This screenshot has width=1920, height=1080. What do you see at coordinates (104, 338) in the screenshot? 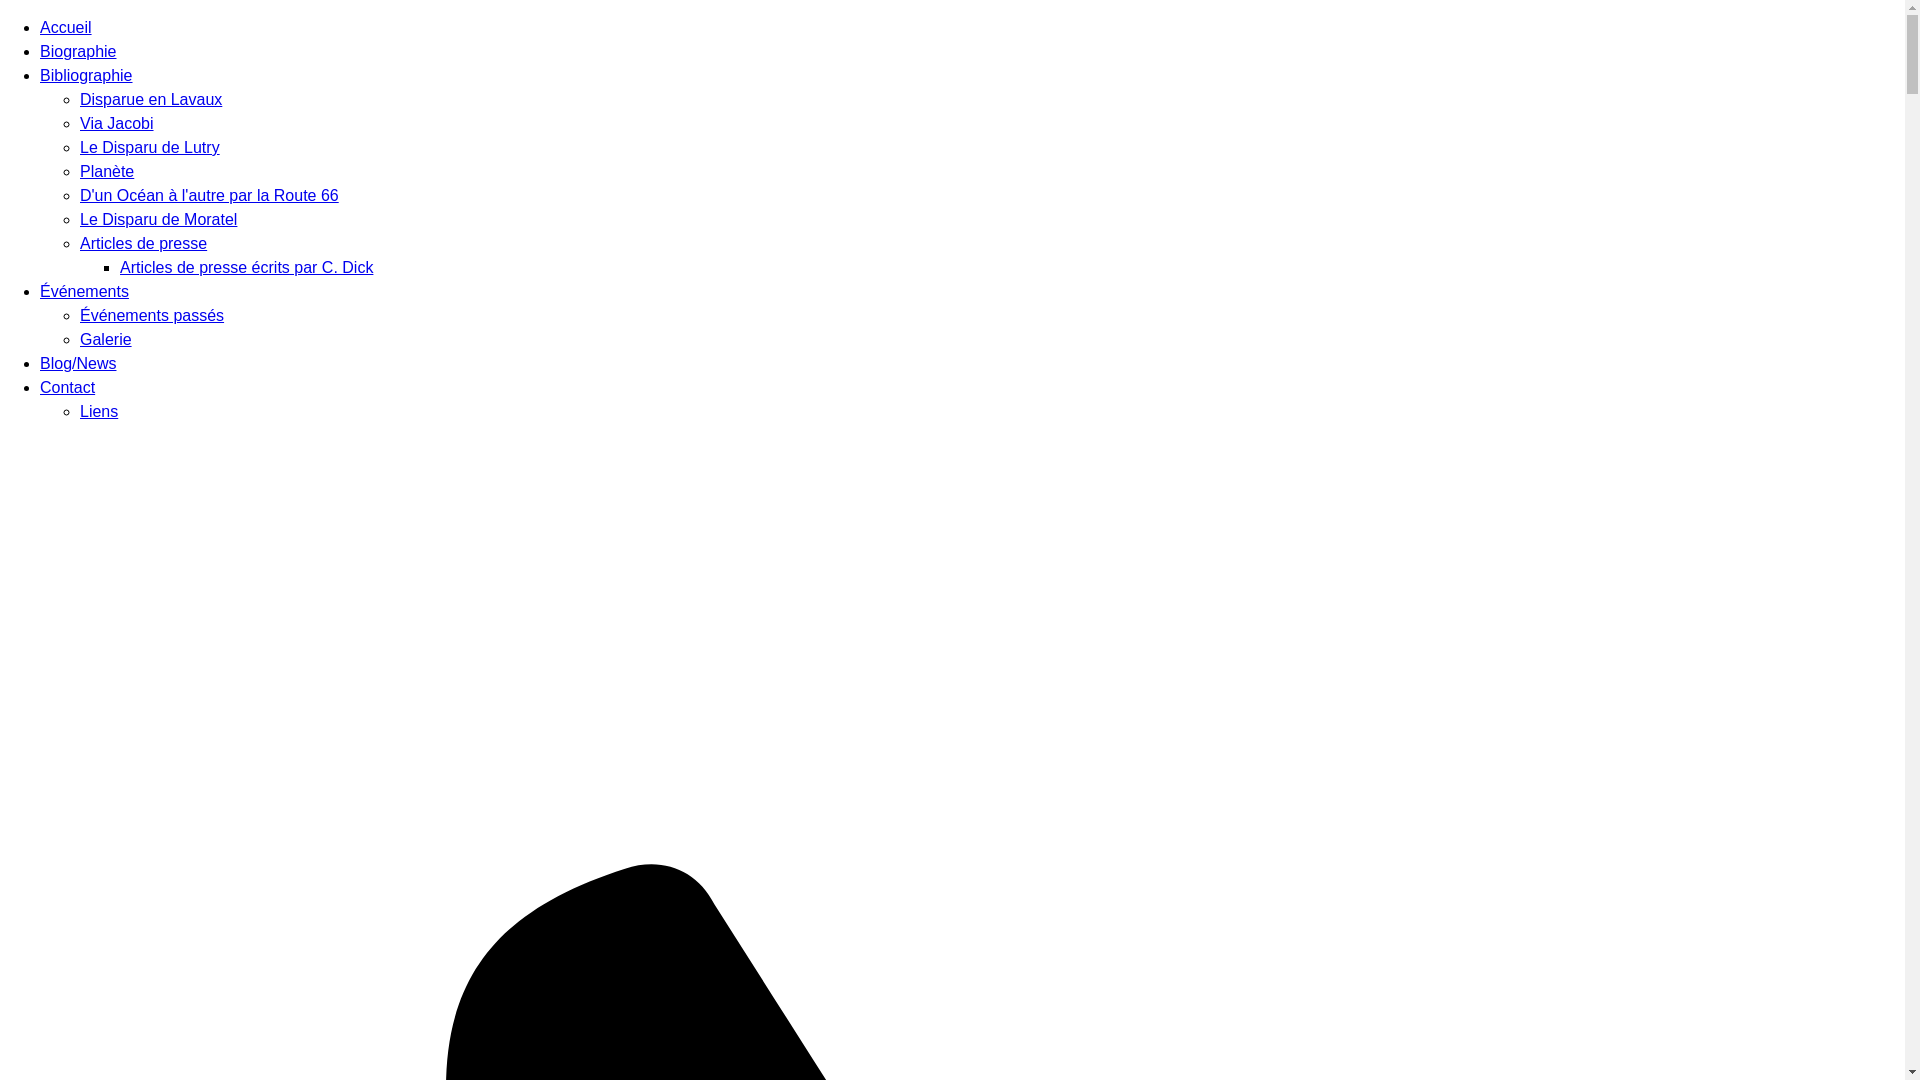
I see `'Galerie'` at bounding box center [104, 338].